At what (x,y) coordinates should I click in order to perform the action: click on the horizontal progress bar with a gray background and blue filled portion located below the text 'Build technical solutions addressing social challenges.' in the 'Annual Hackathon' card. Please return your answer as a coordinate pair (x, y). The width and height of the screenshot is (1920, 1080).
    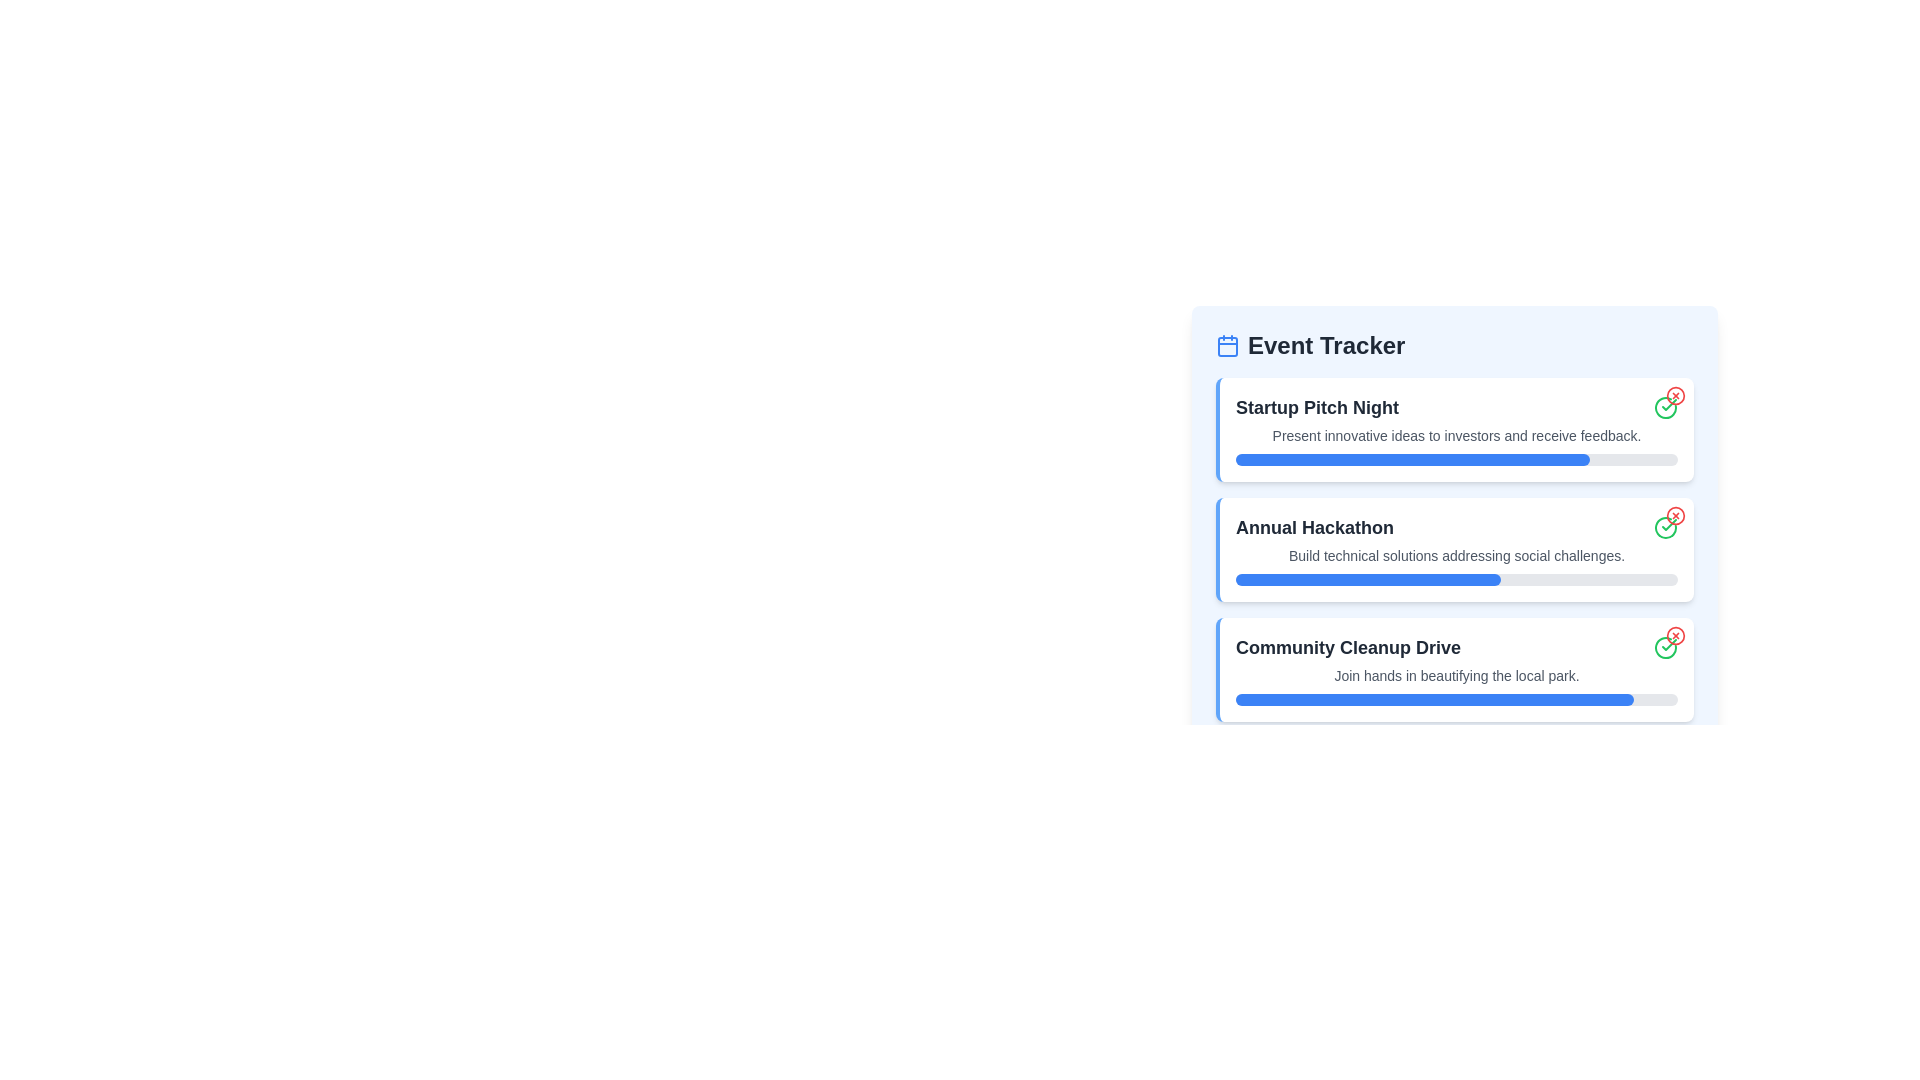
    Looking at the image, I should click on (1457, 579).